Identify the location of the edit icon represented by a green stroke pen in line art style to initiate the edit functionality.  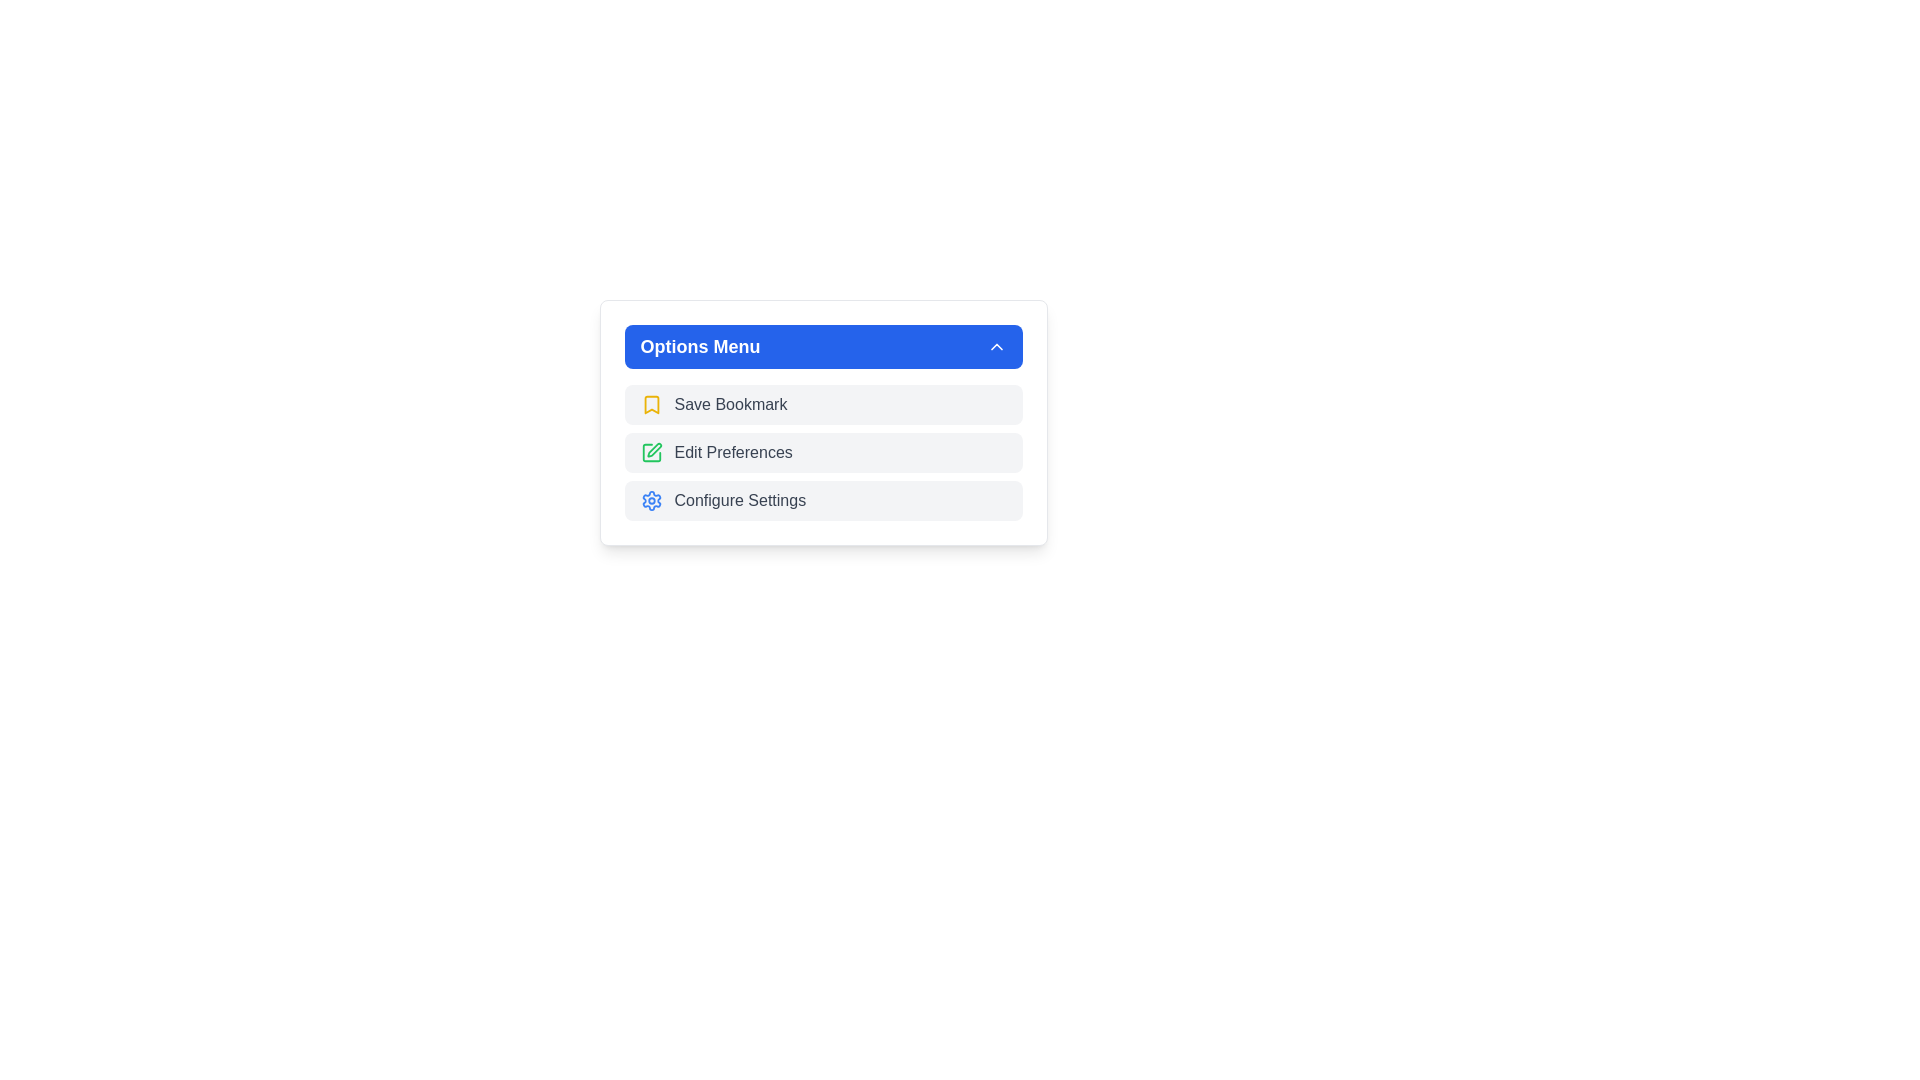
(654, 450).